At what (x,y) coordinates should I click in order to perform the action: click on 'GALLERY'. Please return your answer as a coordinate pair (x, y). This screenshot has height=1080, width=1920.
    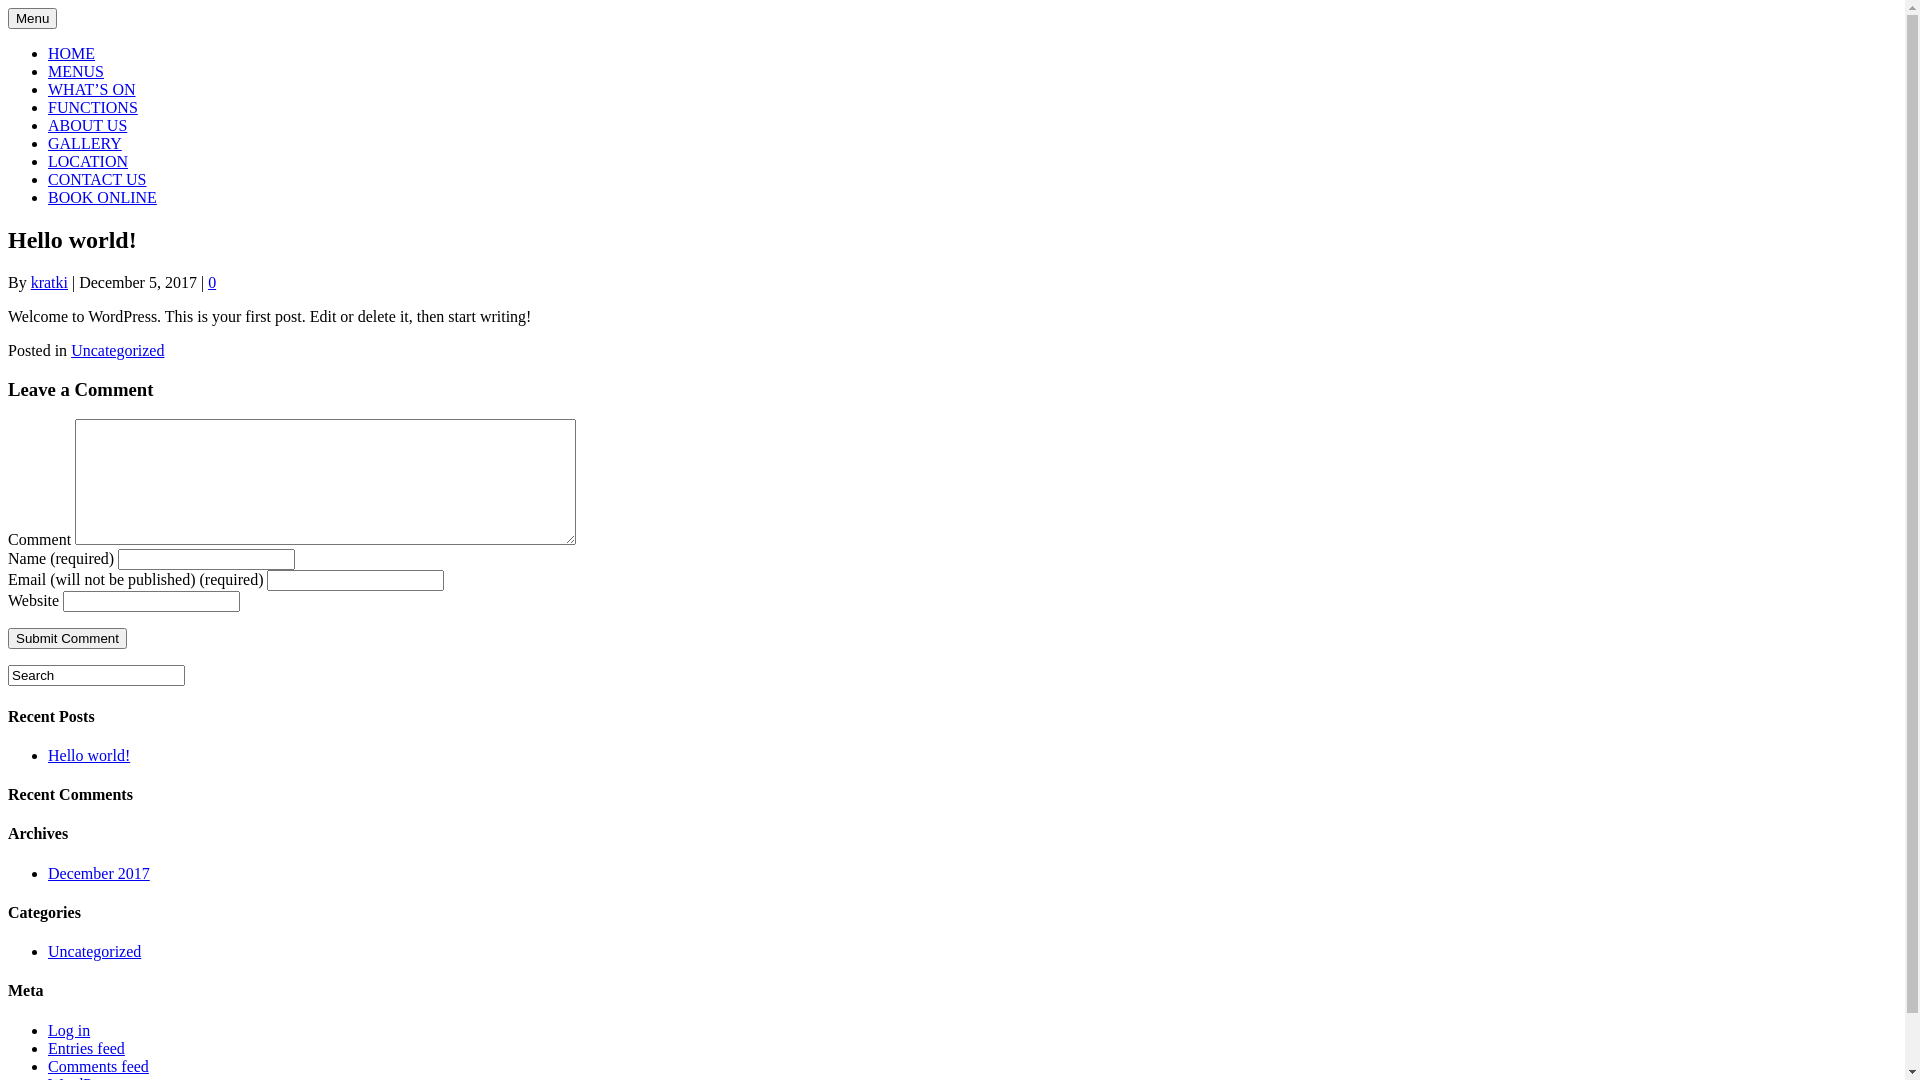
    Looking at the image, I should click on (84, 142).